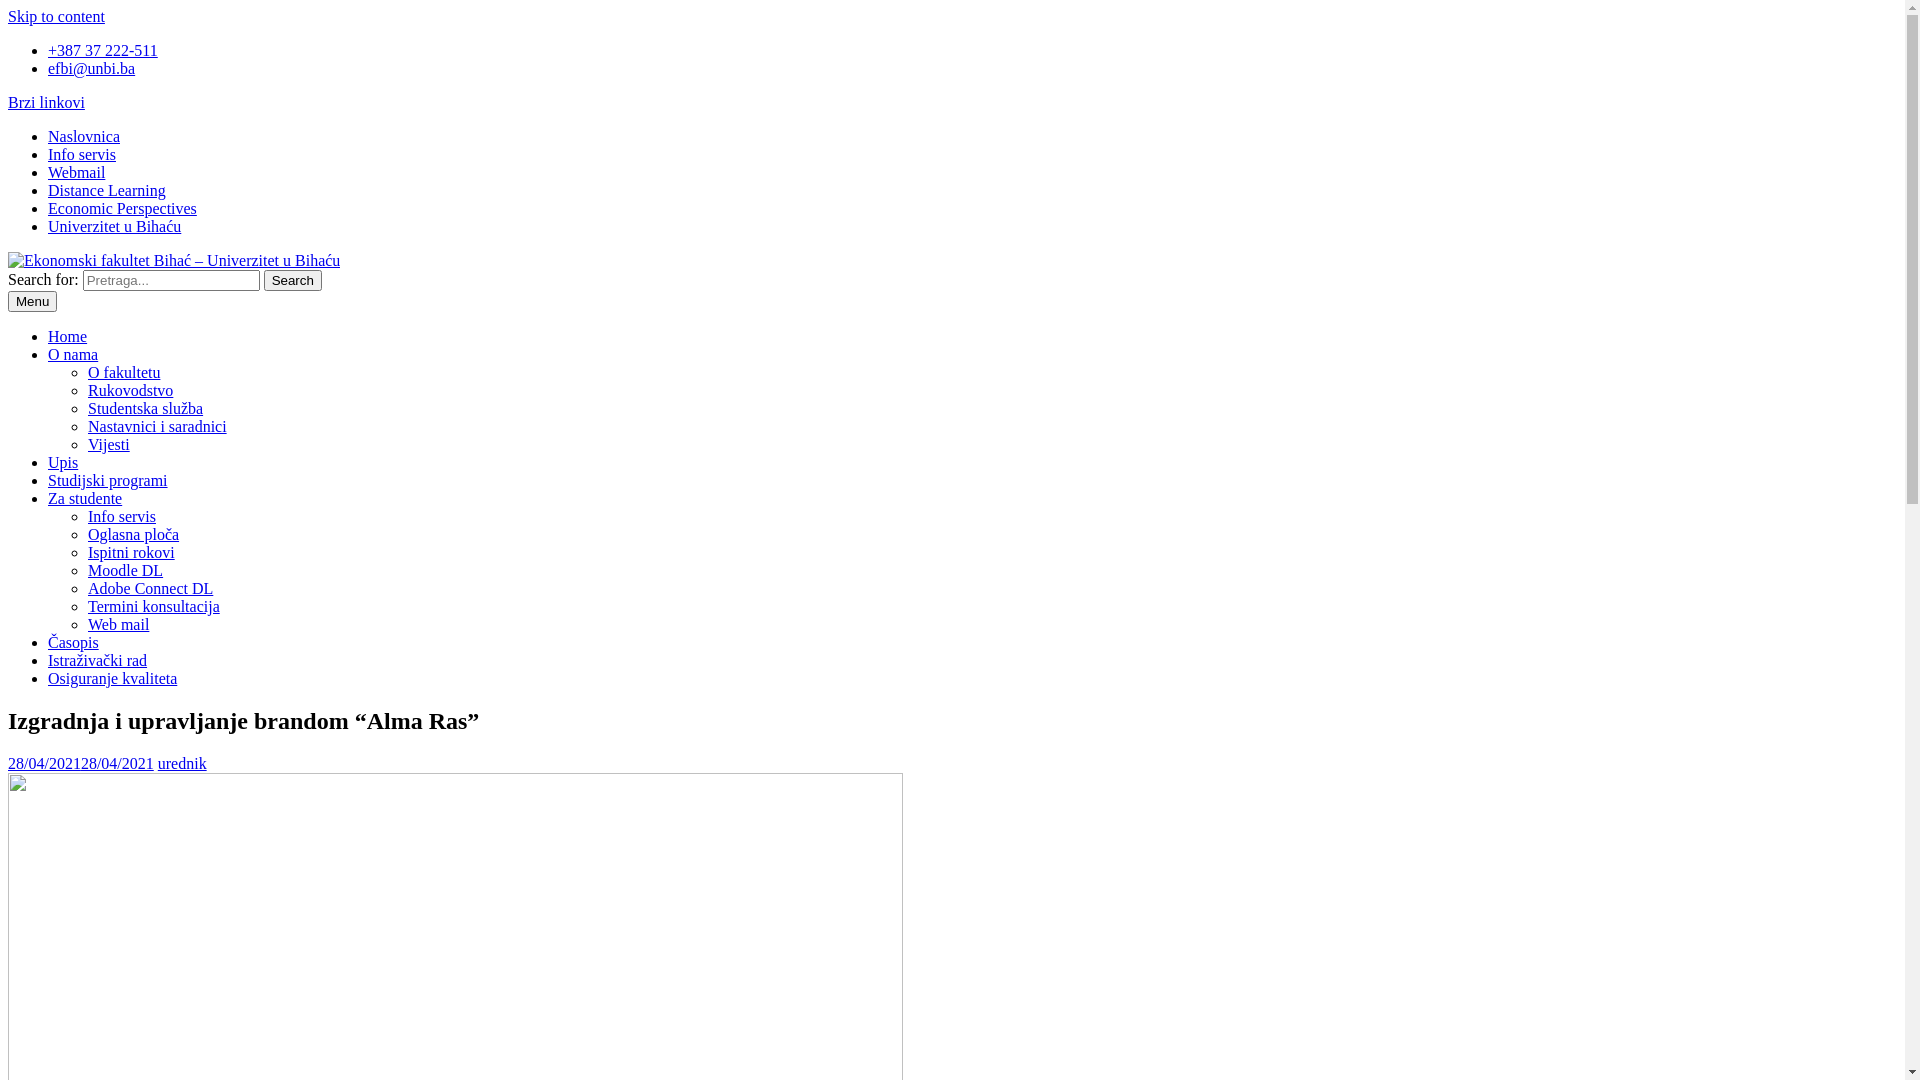 This screenshot has height=1080, width=1920. What do you see at coordinates (86, 623) in the screenshot?
I see `'Web mail'` at bounding box center [86, 623].